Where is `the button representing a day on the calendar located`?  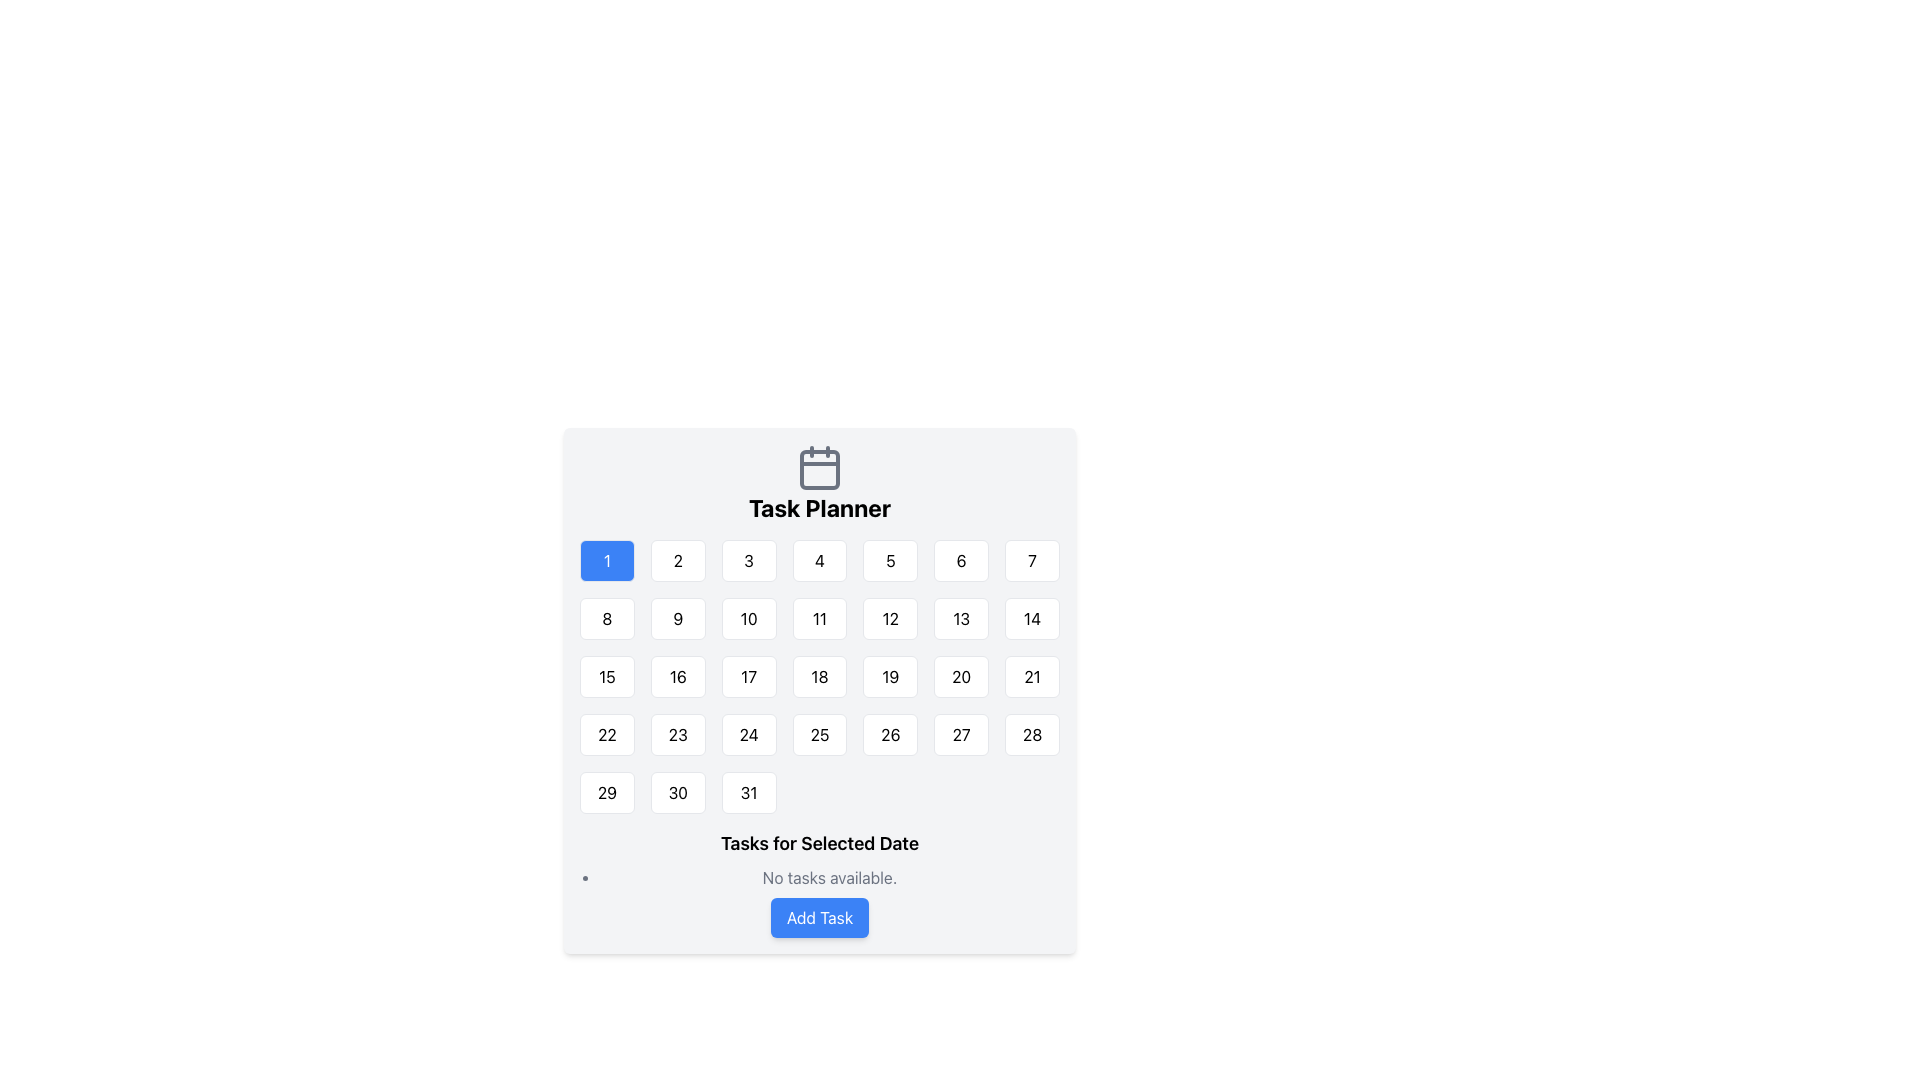
the button representing a day on the calendar located is located at coordinates (606, 676).